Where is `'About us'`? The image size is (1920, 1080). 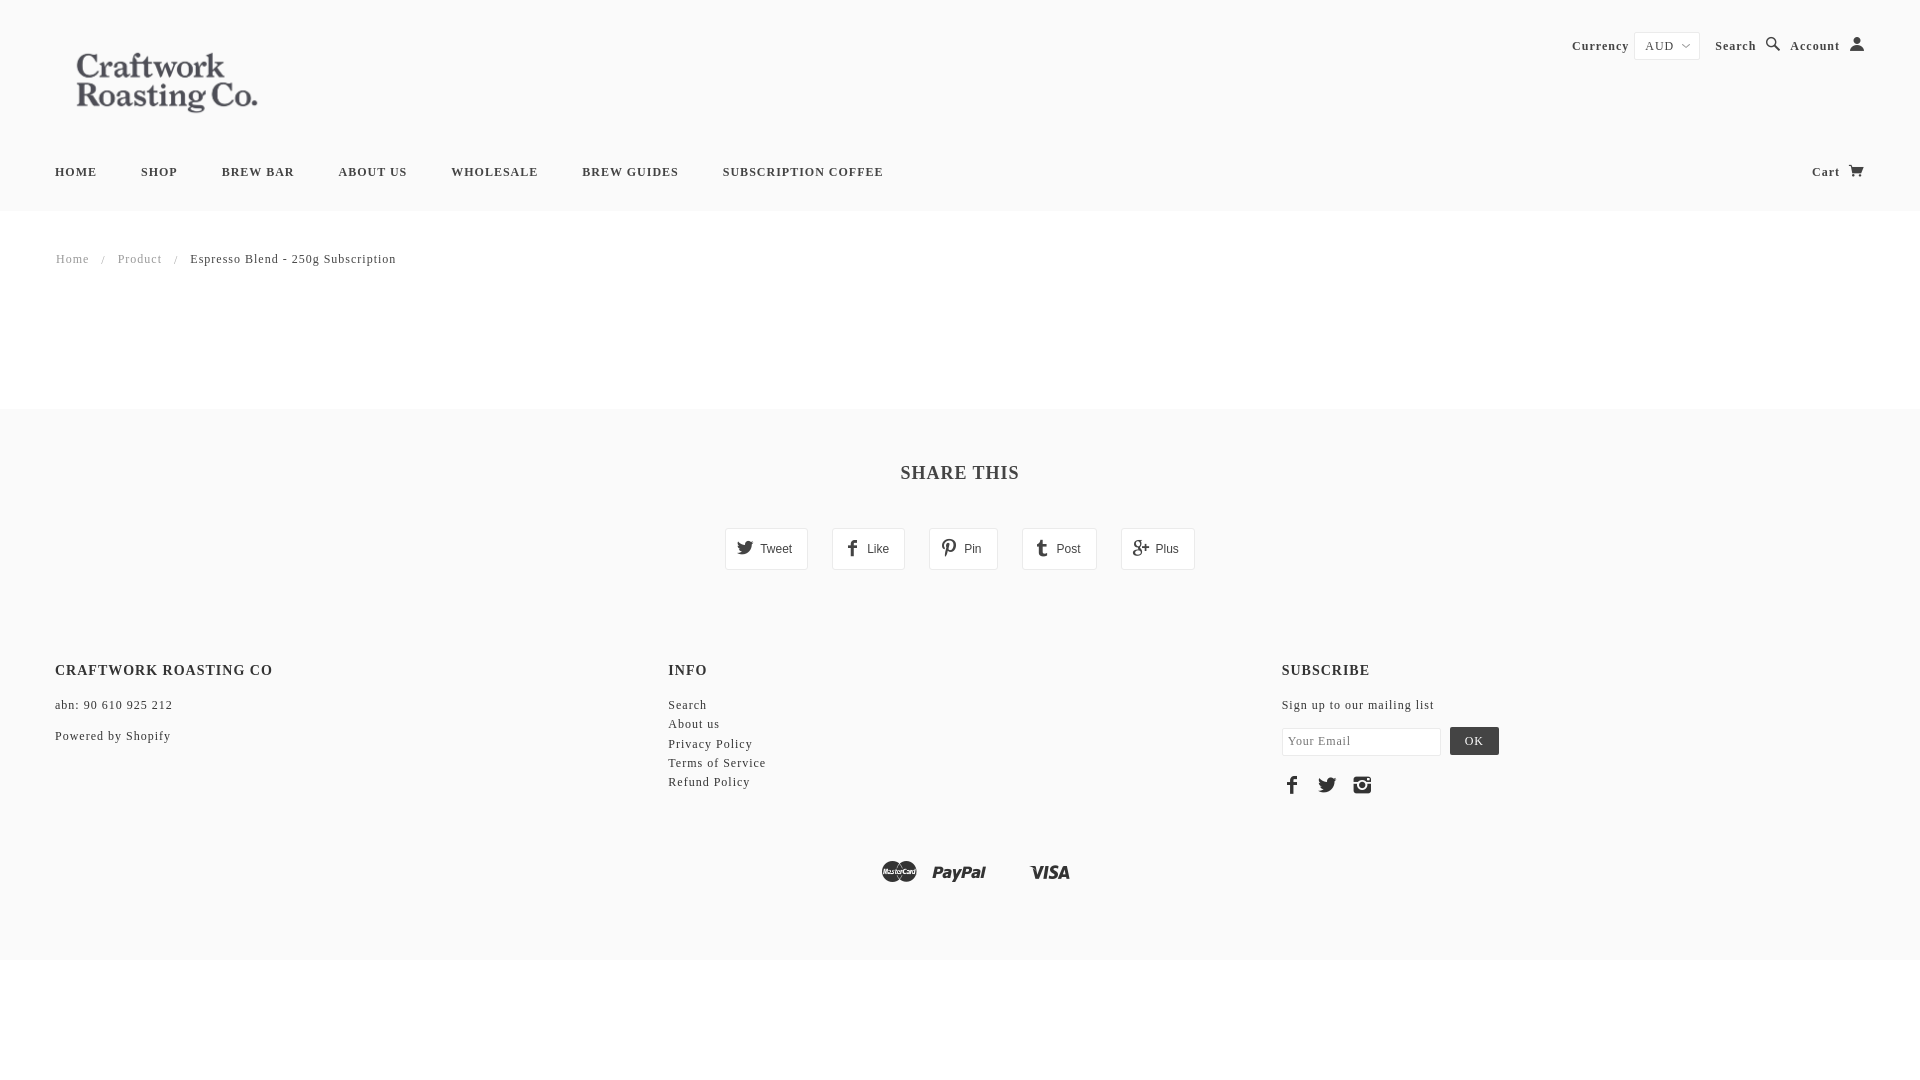 'About us' is located at coordinates (694, 724).